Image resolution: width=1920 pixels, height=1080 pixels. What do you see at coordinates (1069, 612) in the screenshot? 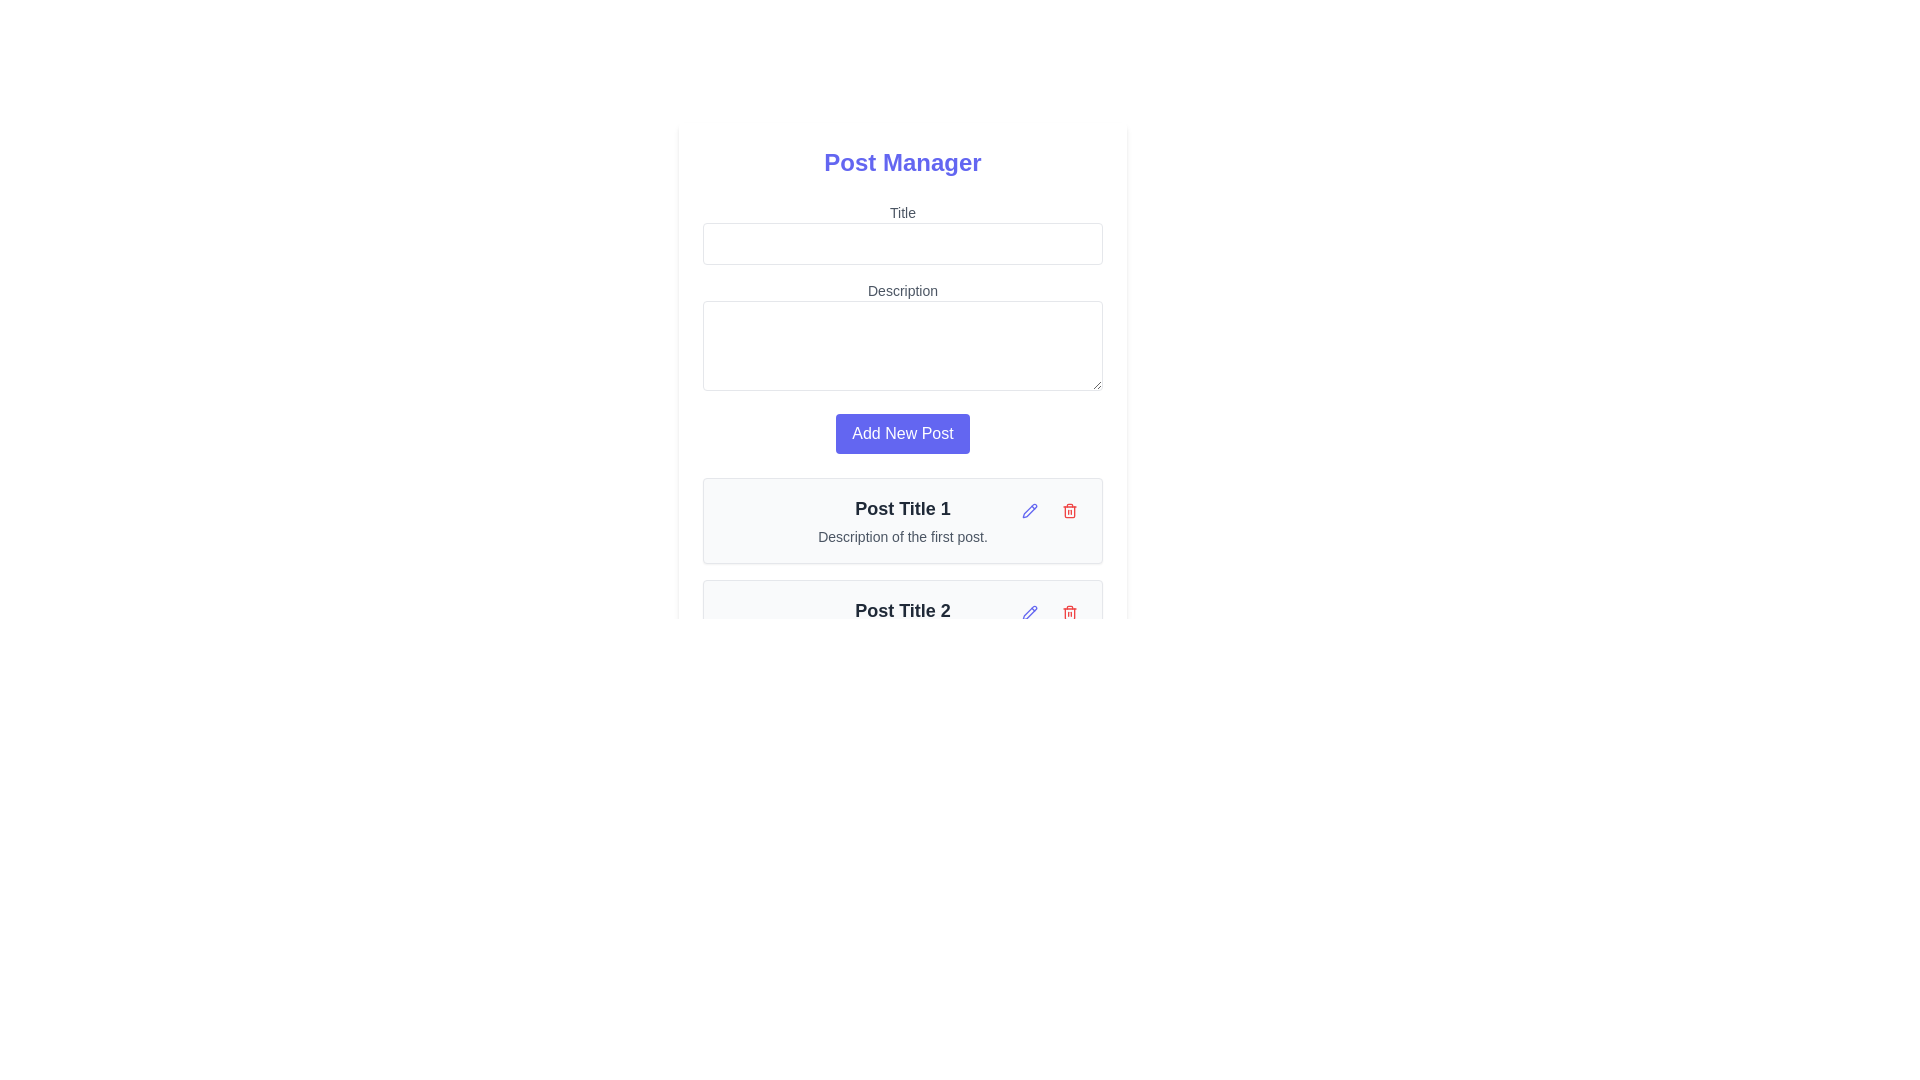
I see `the 'delete' button, which is the second icon in the row of utility buttons in the top-right section of the card for 'Post Title 2'` at bounding box center [1069, 612].